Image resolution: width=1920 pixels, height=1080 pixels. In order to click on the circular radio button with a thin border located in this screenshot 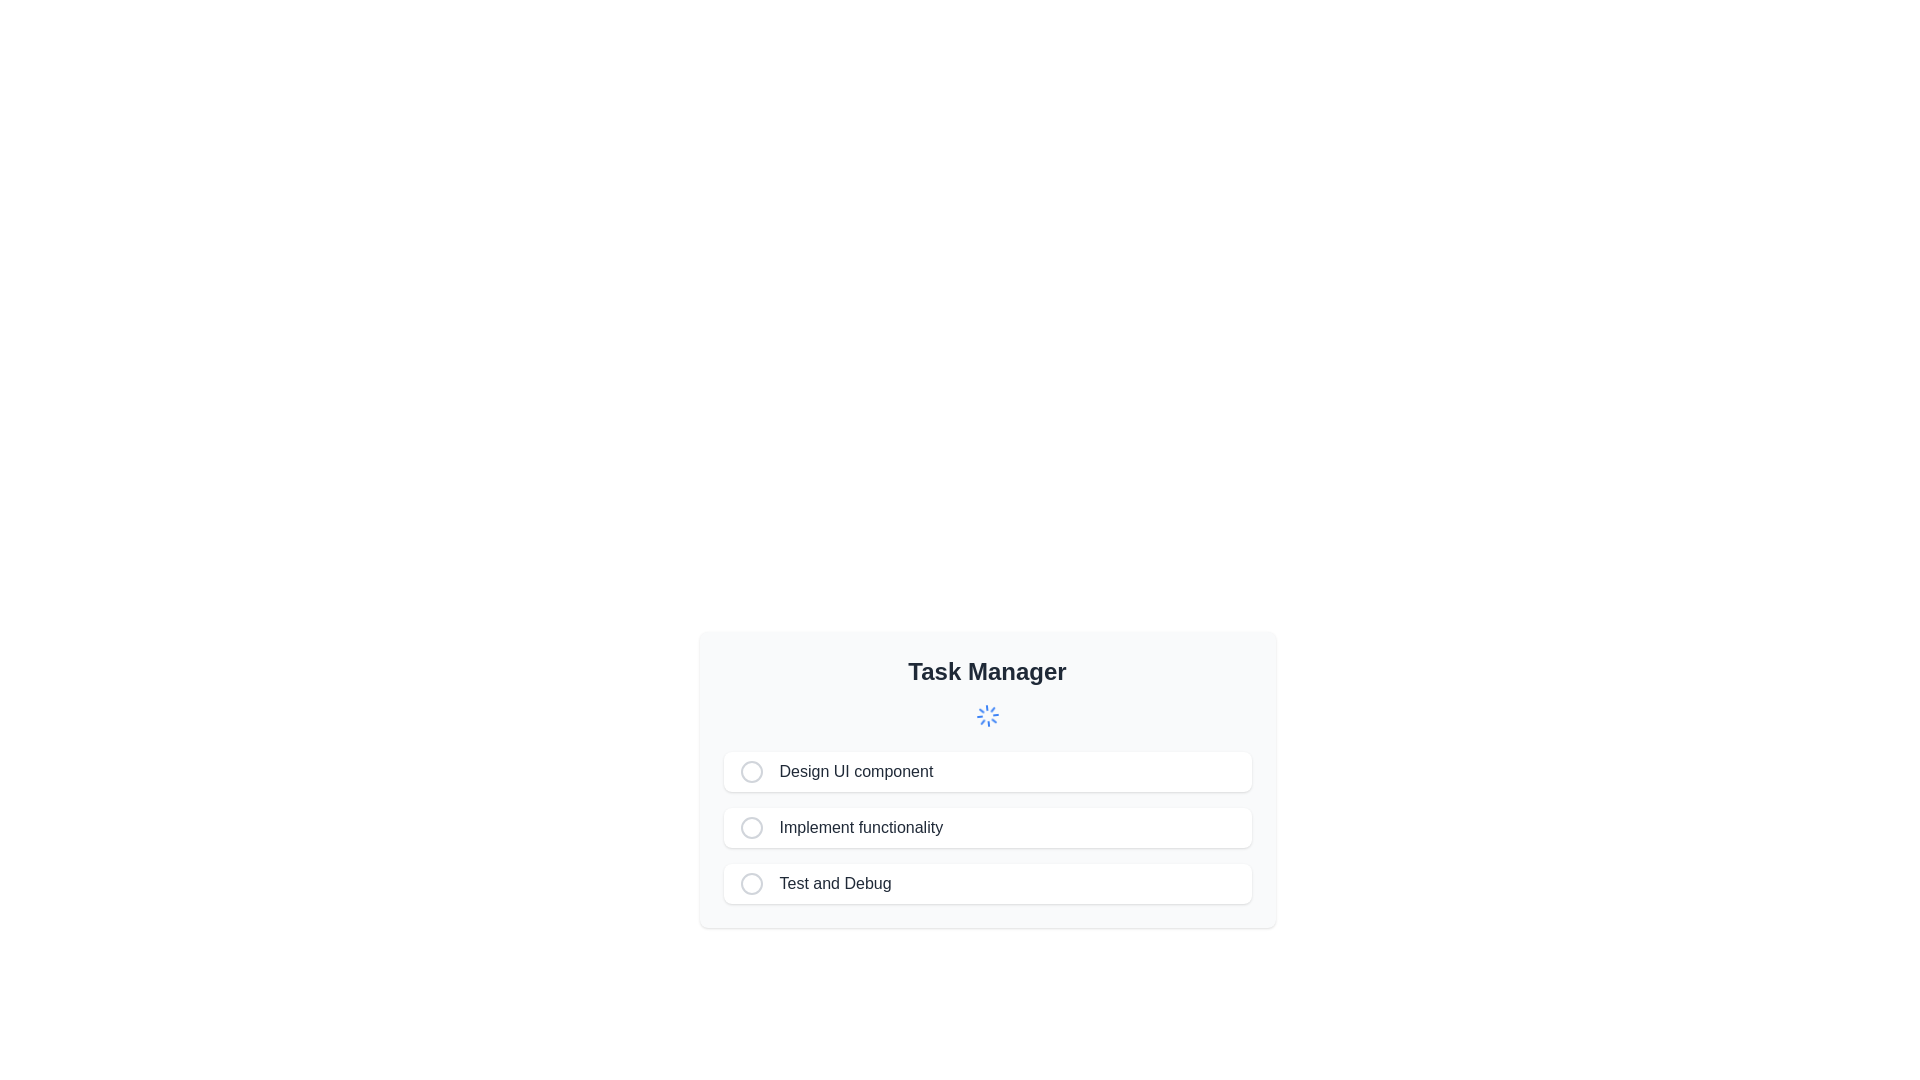, I will do `click(758, 882)`.